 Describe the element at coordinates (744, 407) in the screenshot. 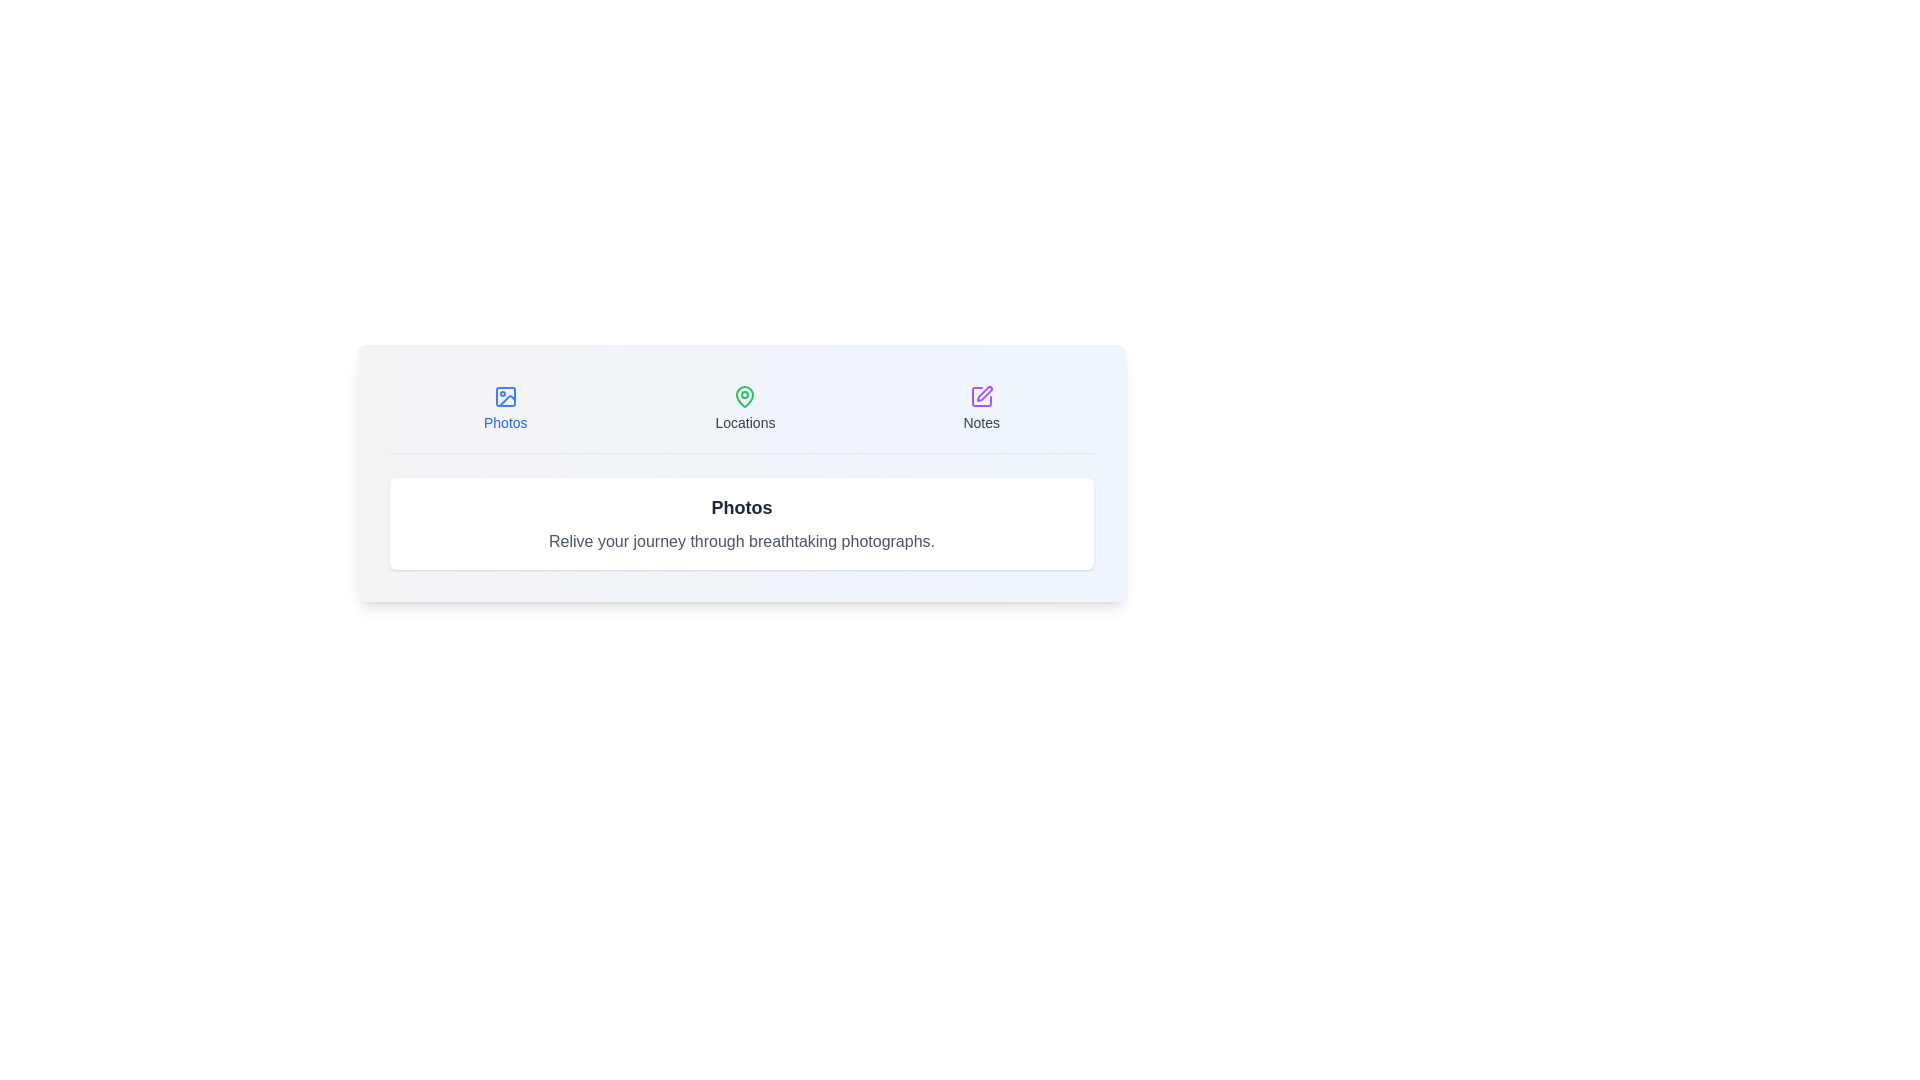

I see `the Locations tab by clicking on it` at that location.